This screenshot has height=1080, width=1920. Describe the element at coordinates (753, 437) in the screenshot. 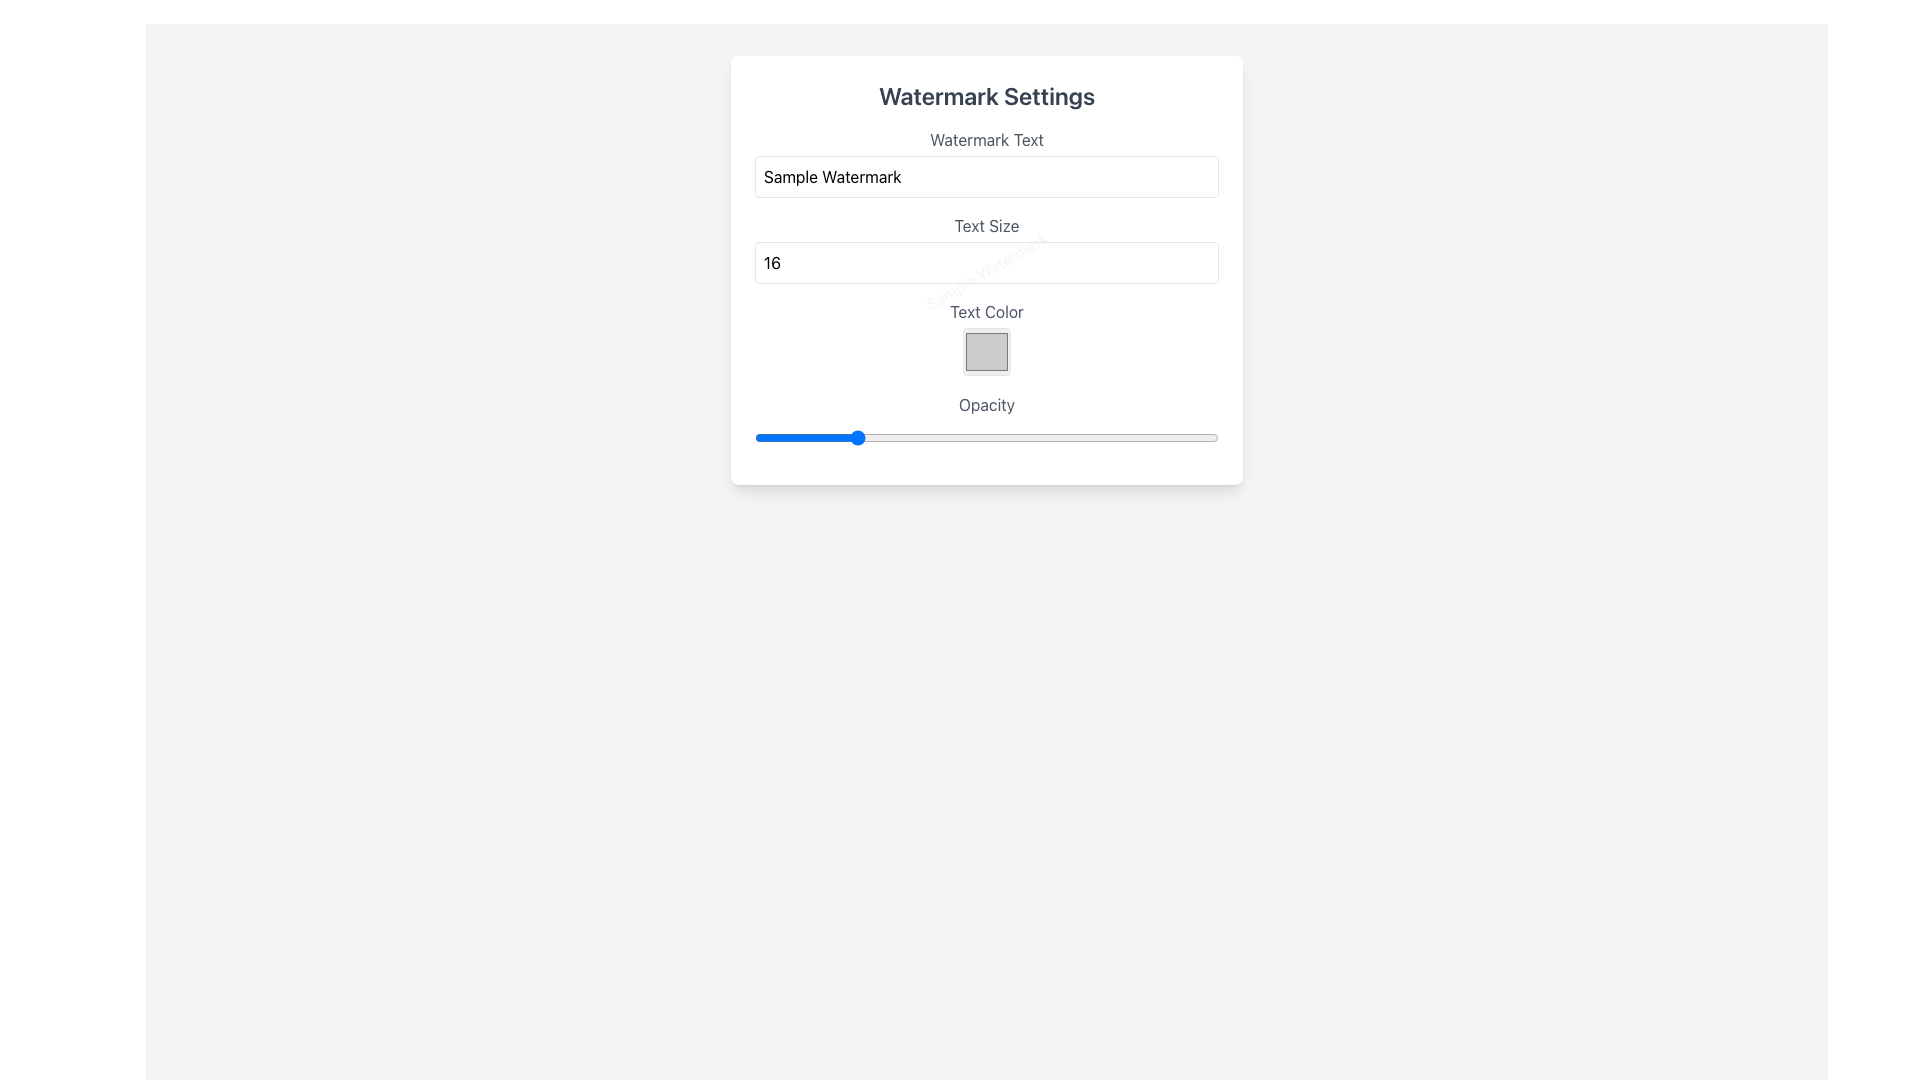

I see `the opacity slider` at that location.